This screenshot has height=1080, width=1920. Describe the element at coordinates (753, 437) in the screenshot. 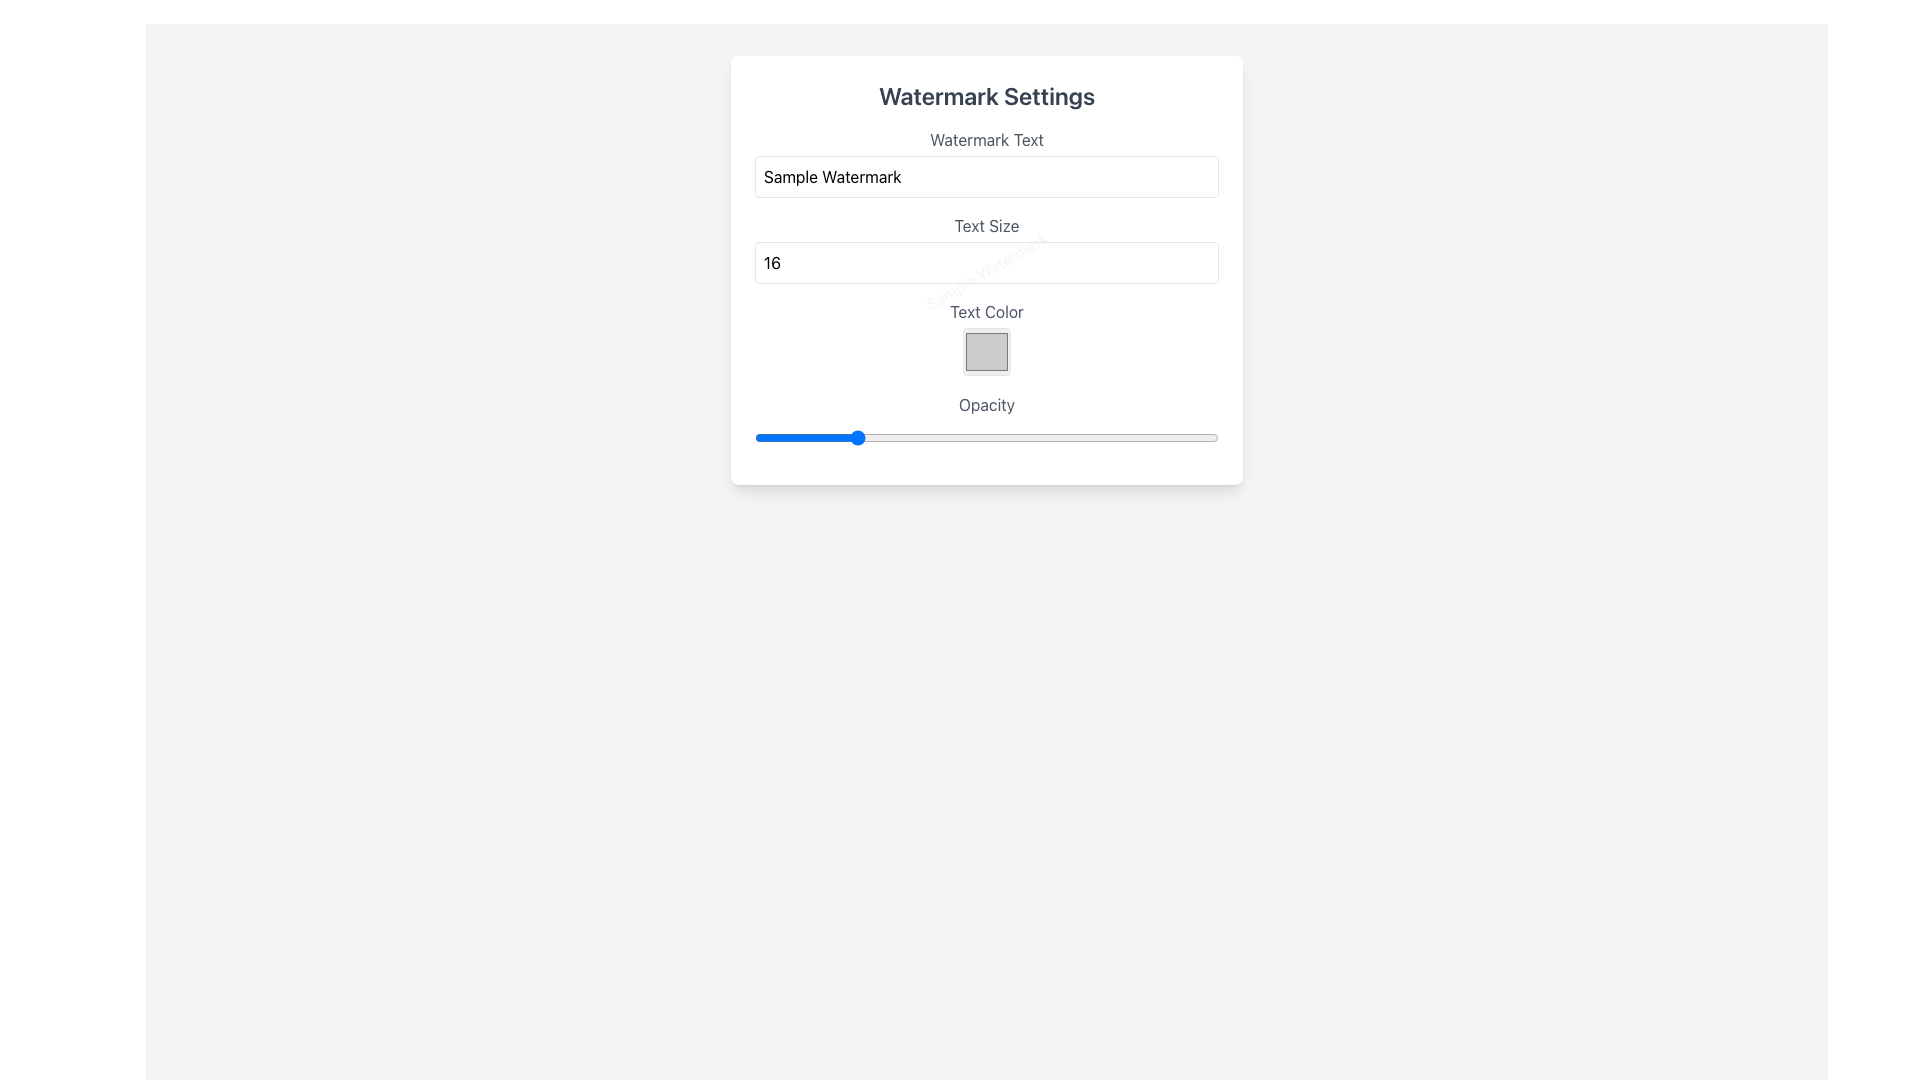

I see `the opacity slider` at that location.